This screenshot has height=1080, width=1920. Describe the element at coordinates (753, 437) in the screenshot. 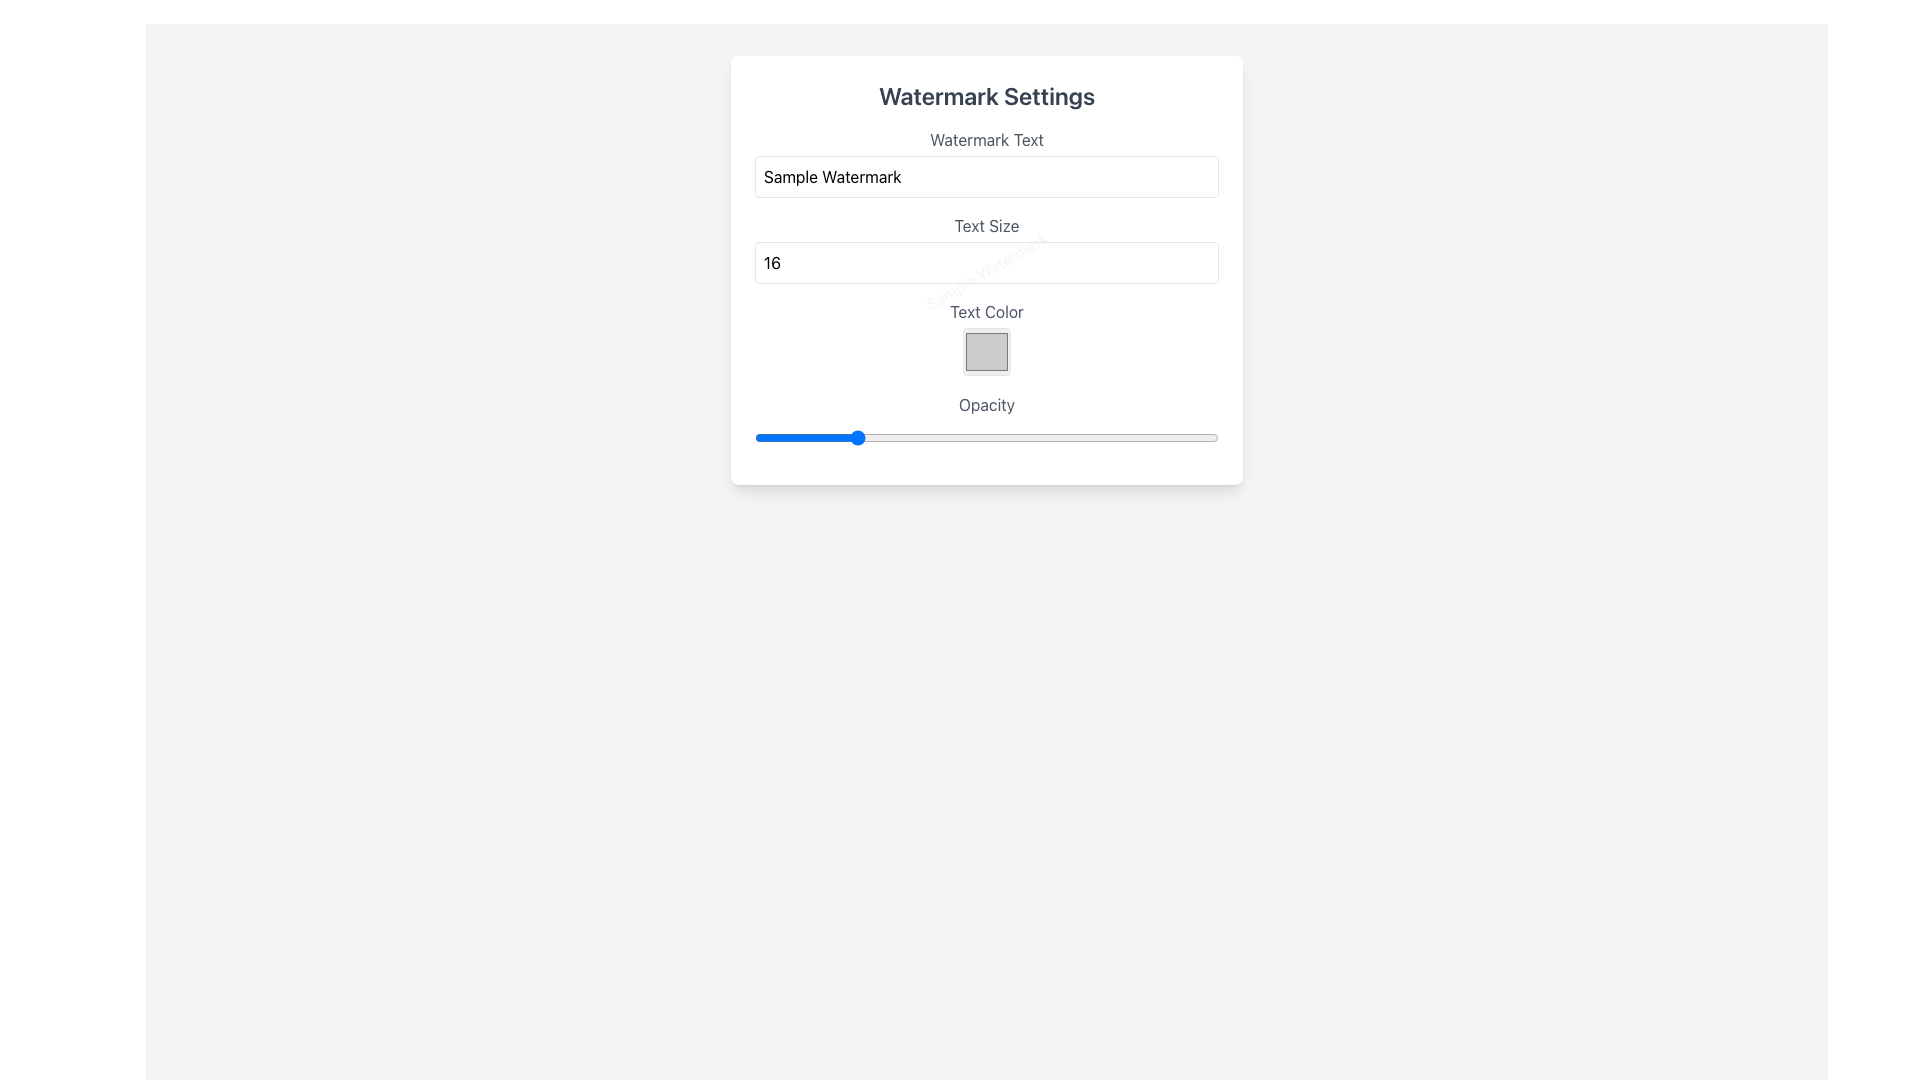

I see `the opacity slider` at that location.